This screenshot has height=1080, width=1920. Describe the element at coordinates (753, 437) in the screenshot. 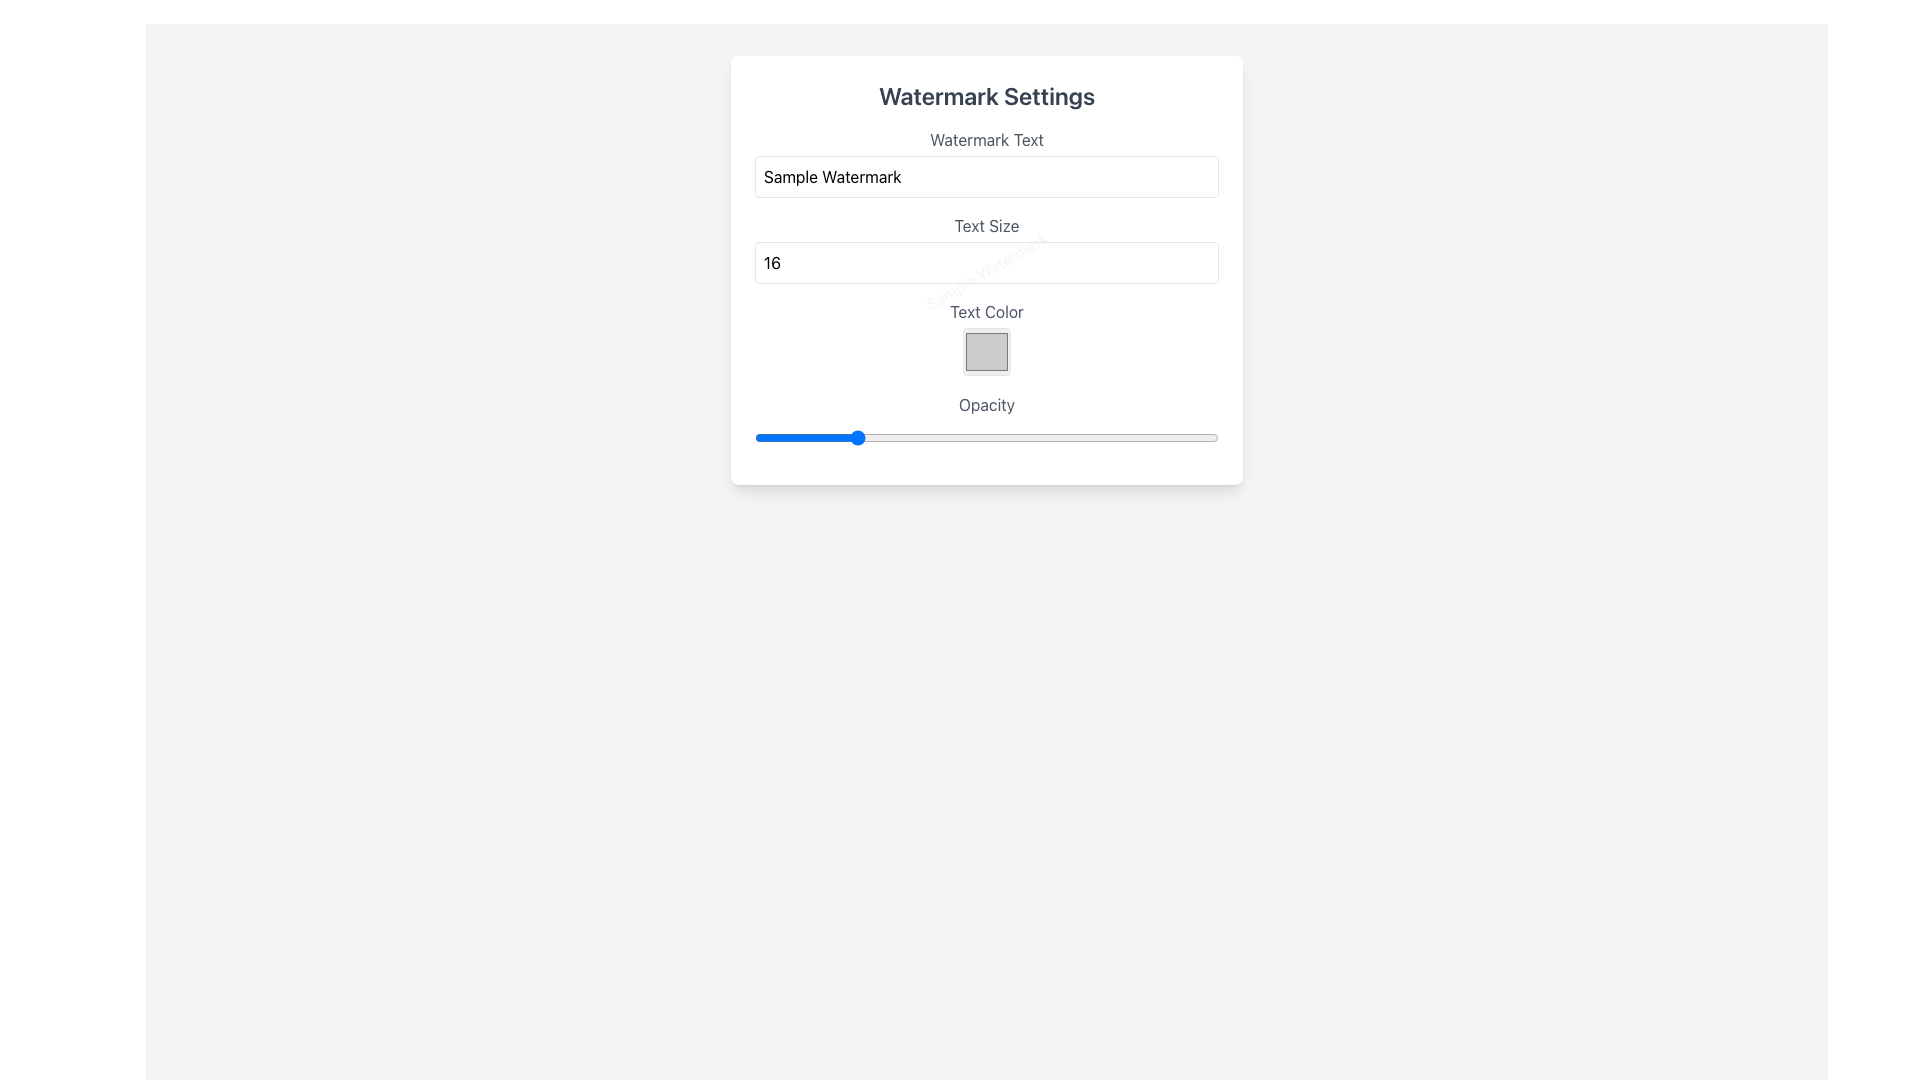

I see `the opacity slider` at that location.